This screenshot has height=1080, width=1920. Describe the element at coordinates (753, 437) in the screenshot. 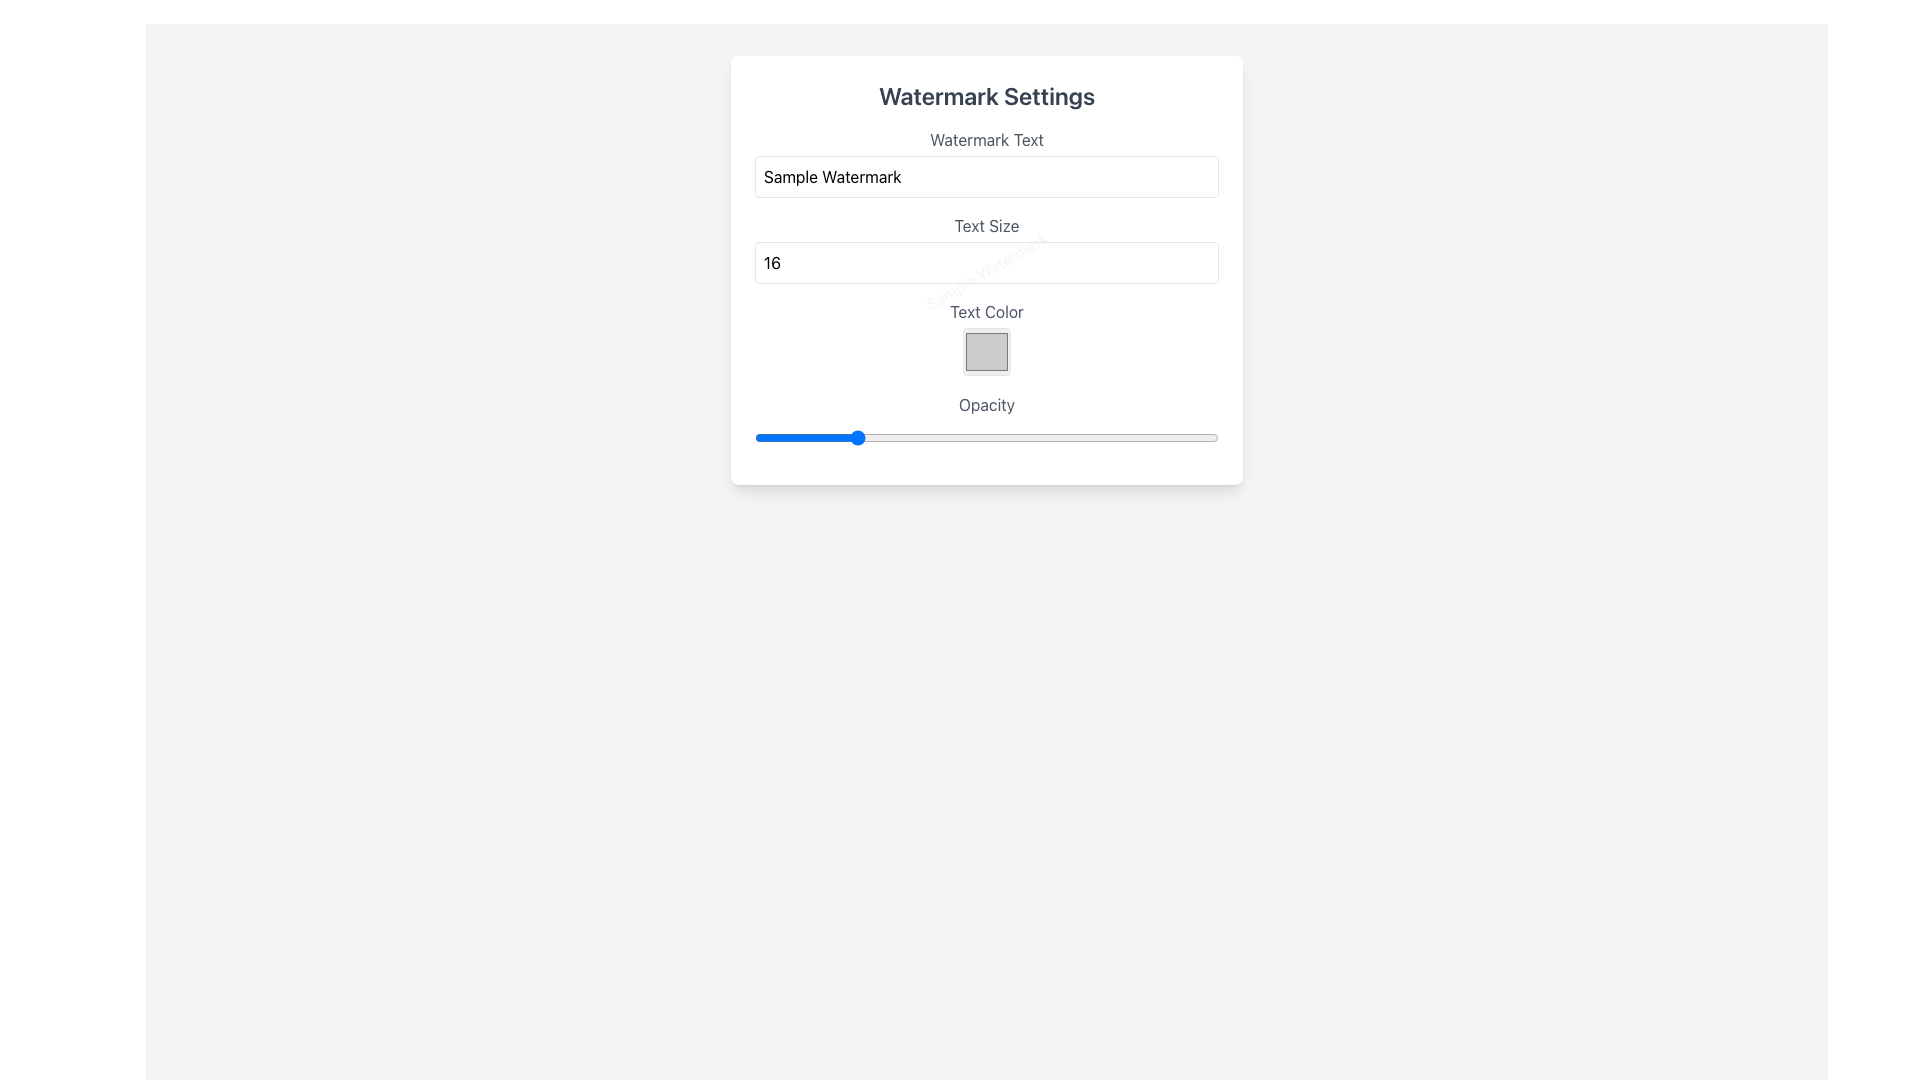

I see `the opacity slider` at that location.